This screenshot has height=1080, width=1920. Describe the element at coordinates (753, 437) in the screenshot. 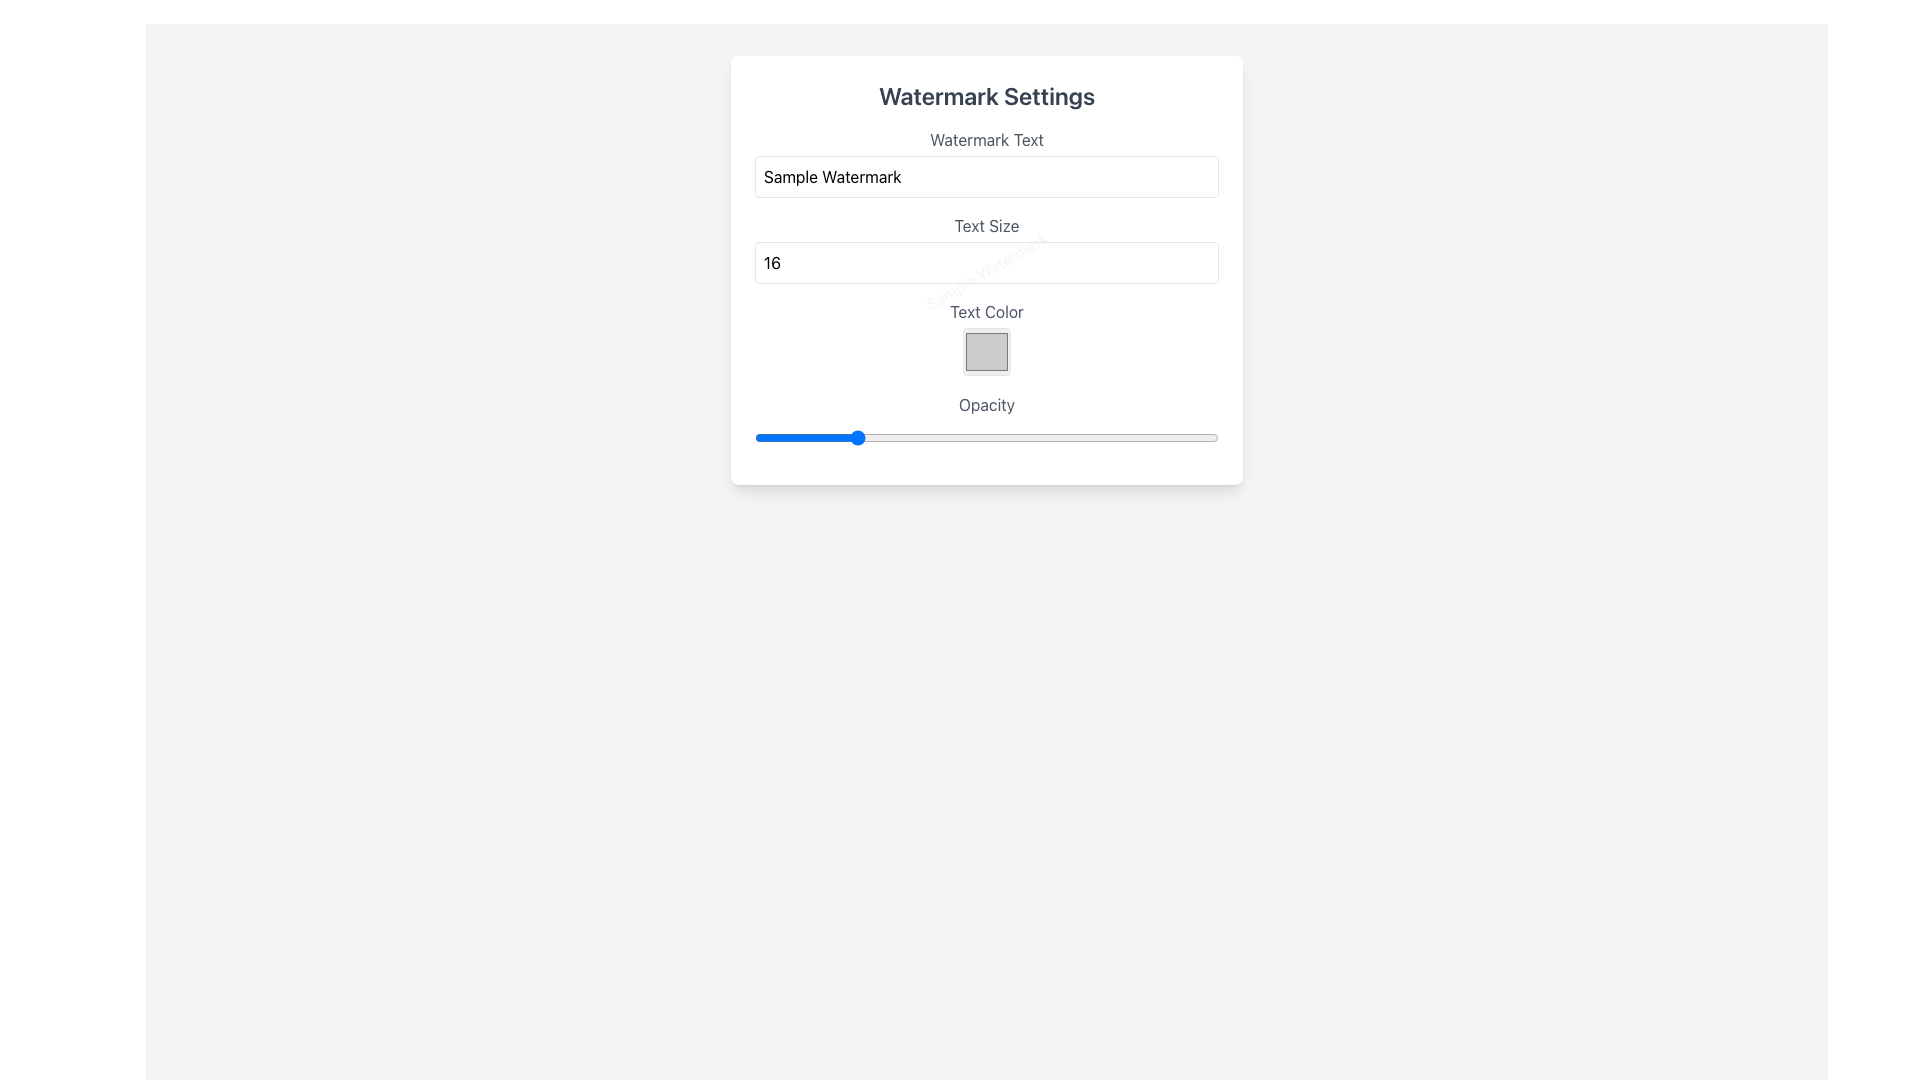

I see `the opacity slider` at that location.